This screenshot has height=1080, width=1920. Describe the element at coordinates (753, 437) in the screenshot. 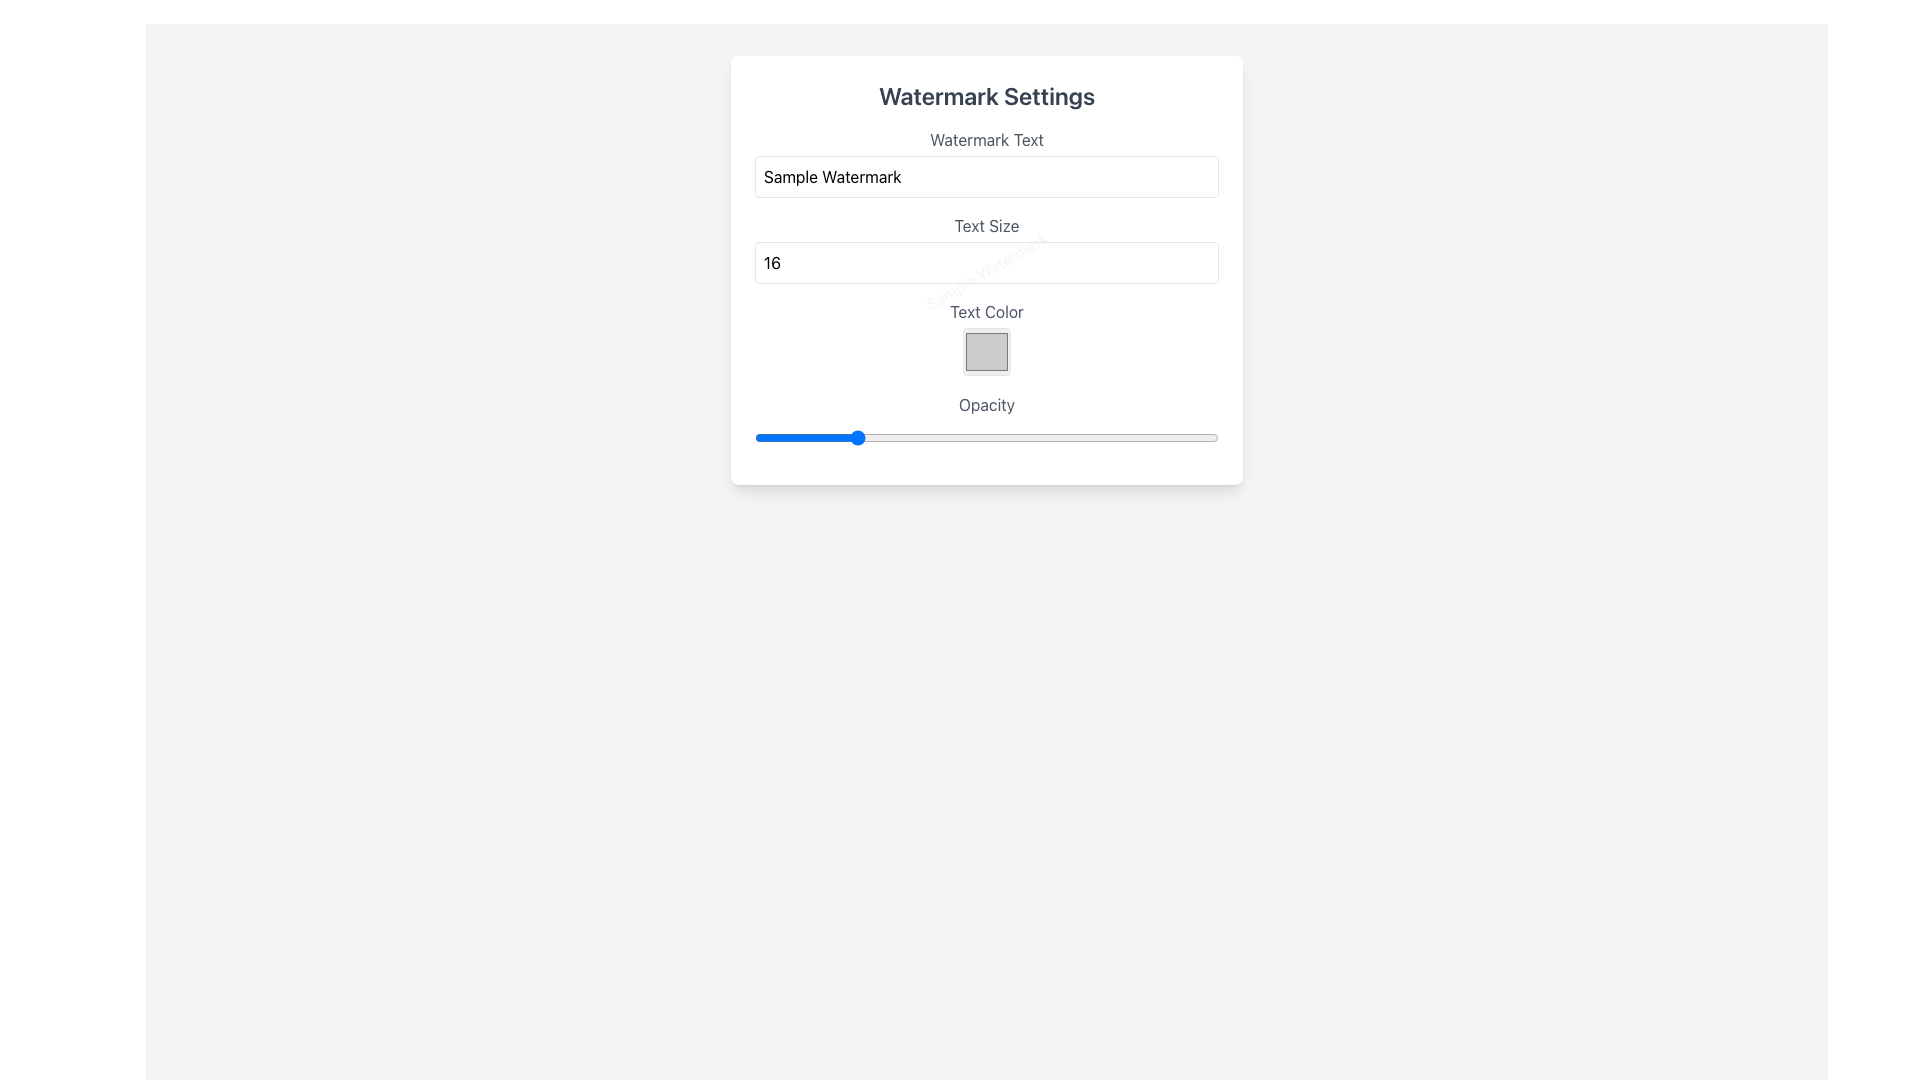

I see `the opacity slider` at that location.